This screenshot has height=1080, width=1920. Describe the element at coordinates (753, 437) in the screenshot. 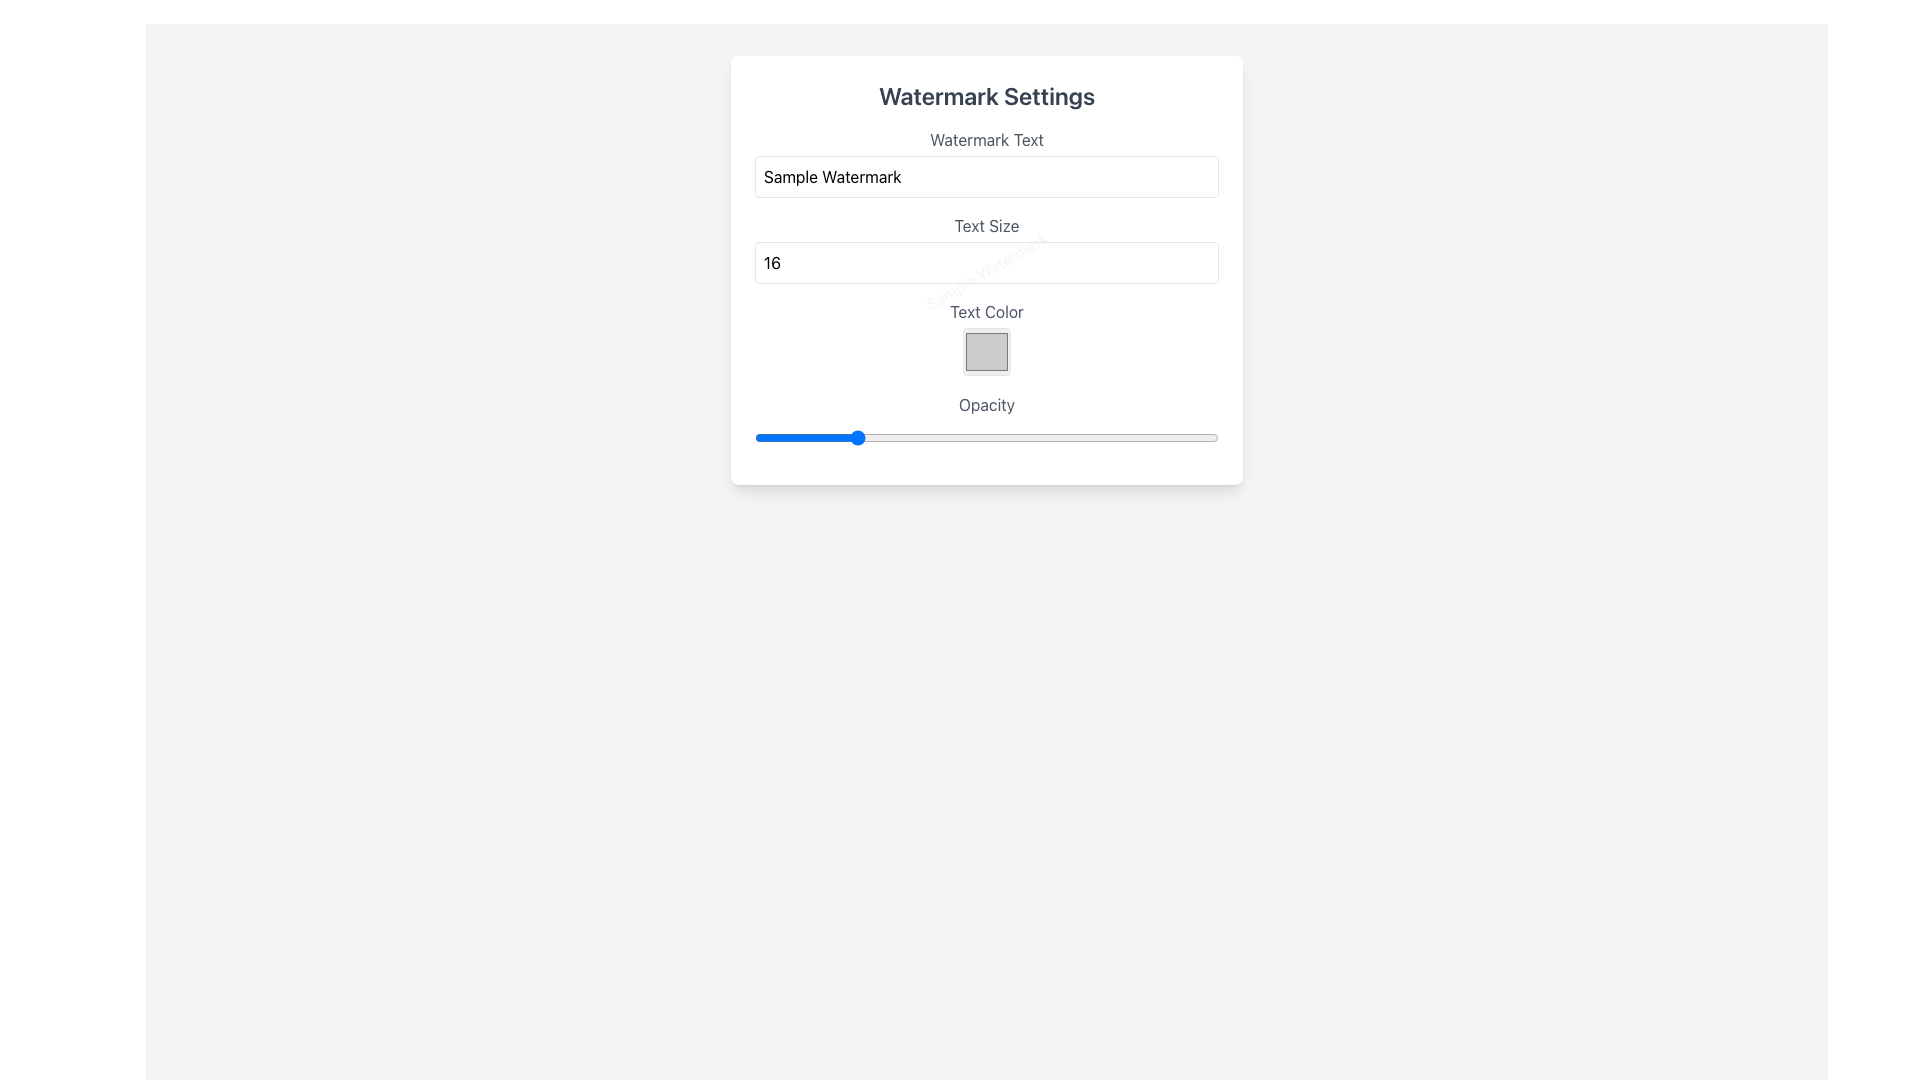

I see `the opacity slider` at that location.